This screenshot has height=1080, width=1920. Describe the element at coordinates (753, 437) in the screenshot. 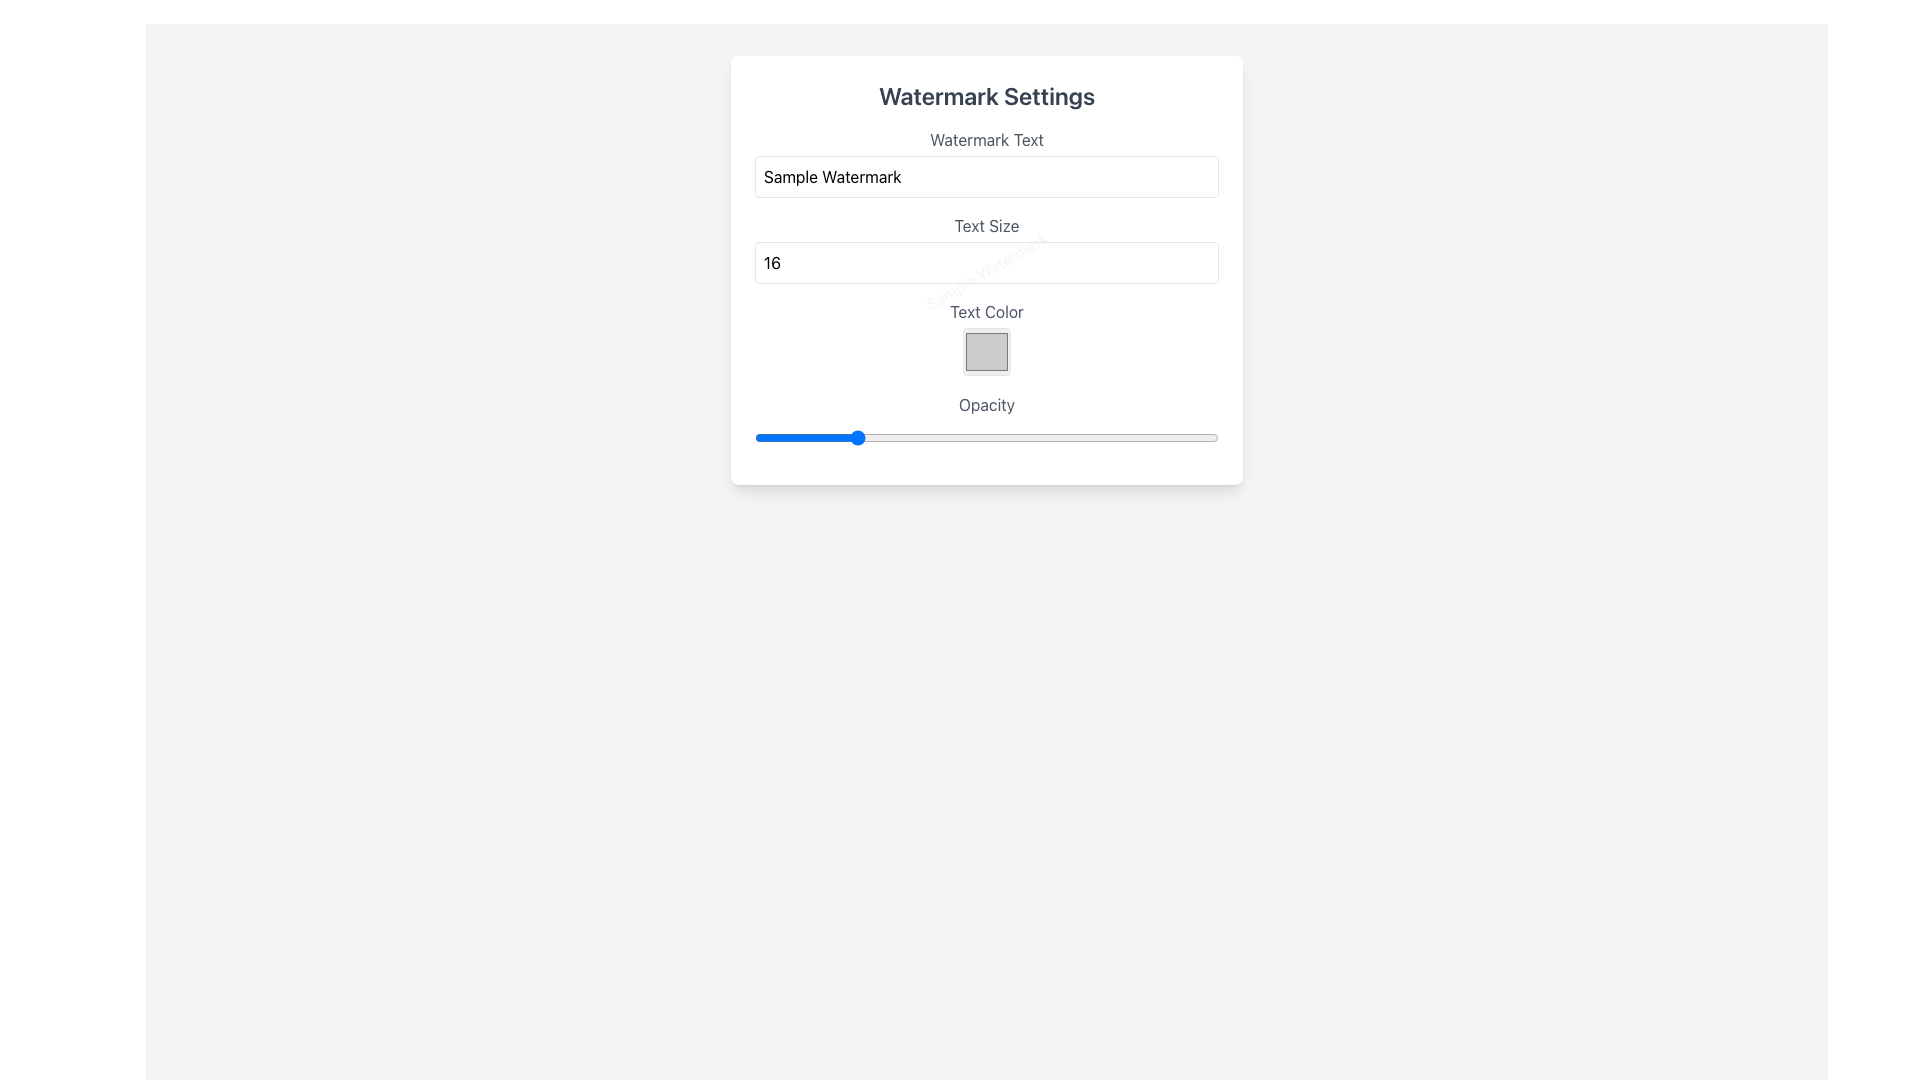

I see `the opacity slider` at that location.